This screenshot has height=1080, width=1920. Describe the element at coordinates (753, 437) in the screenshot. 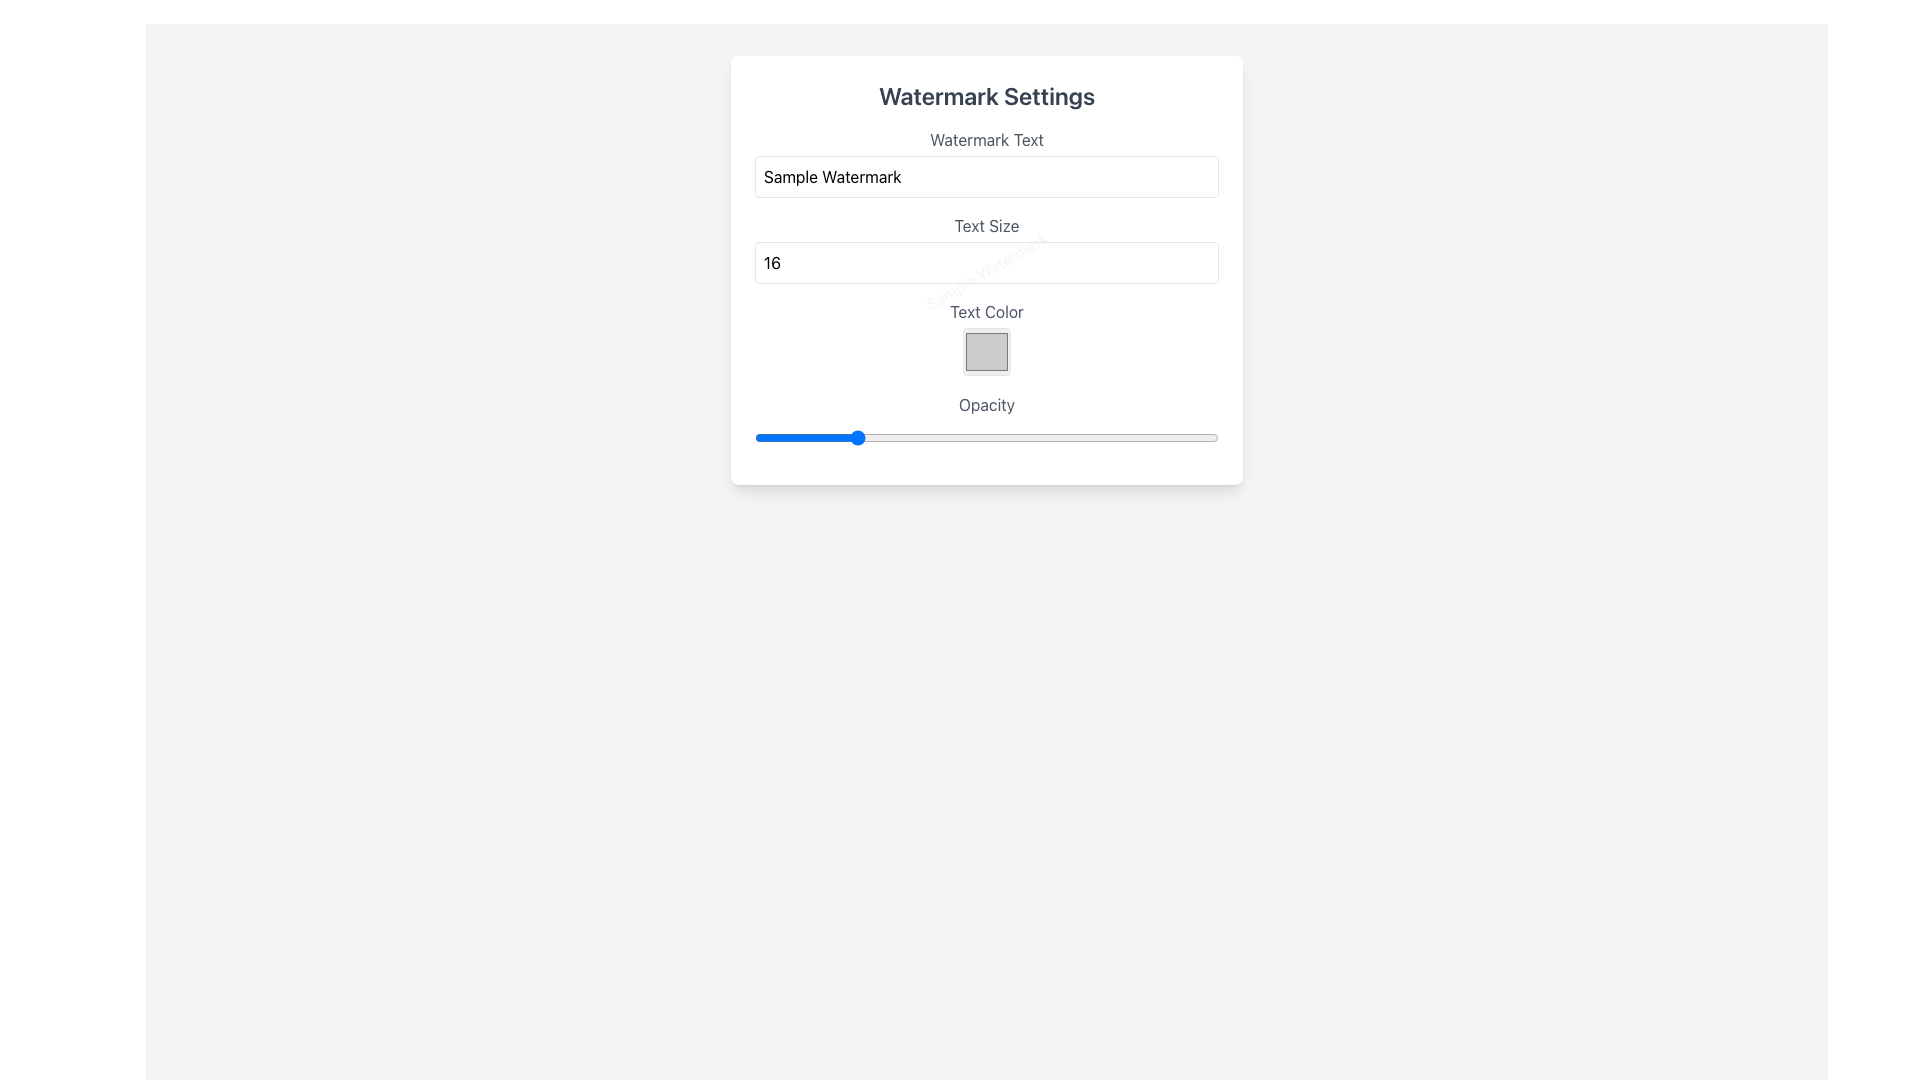

I see `the opacity slider` at that location.